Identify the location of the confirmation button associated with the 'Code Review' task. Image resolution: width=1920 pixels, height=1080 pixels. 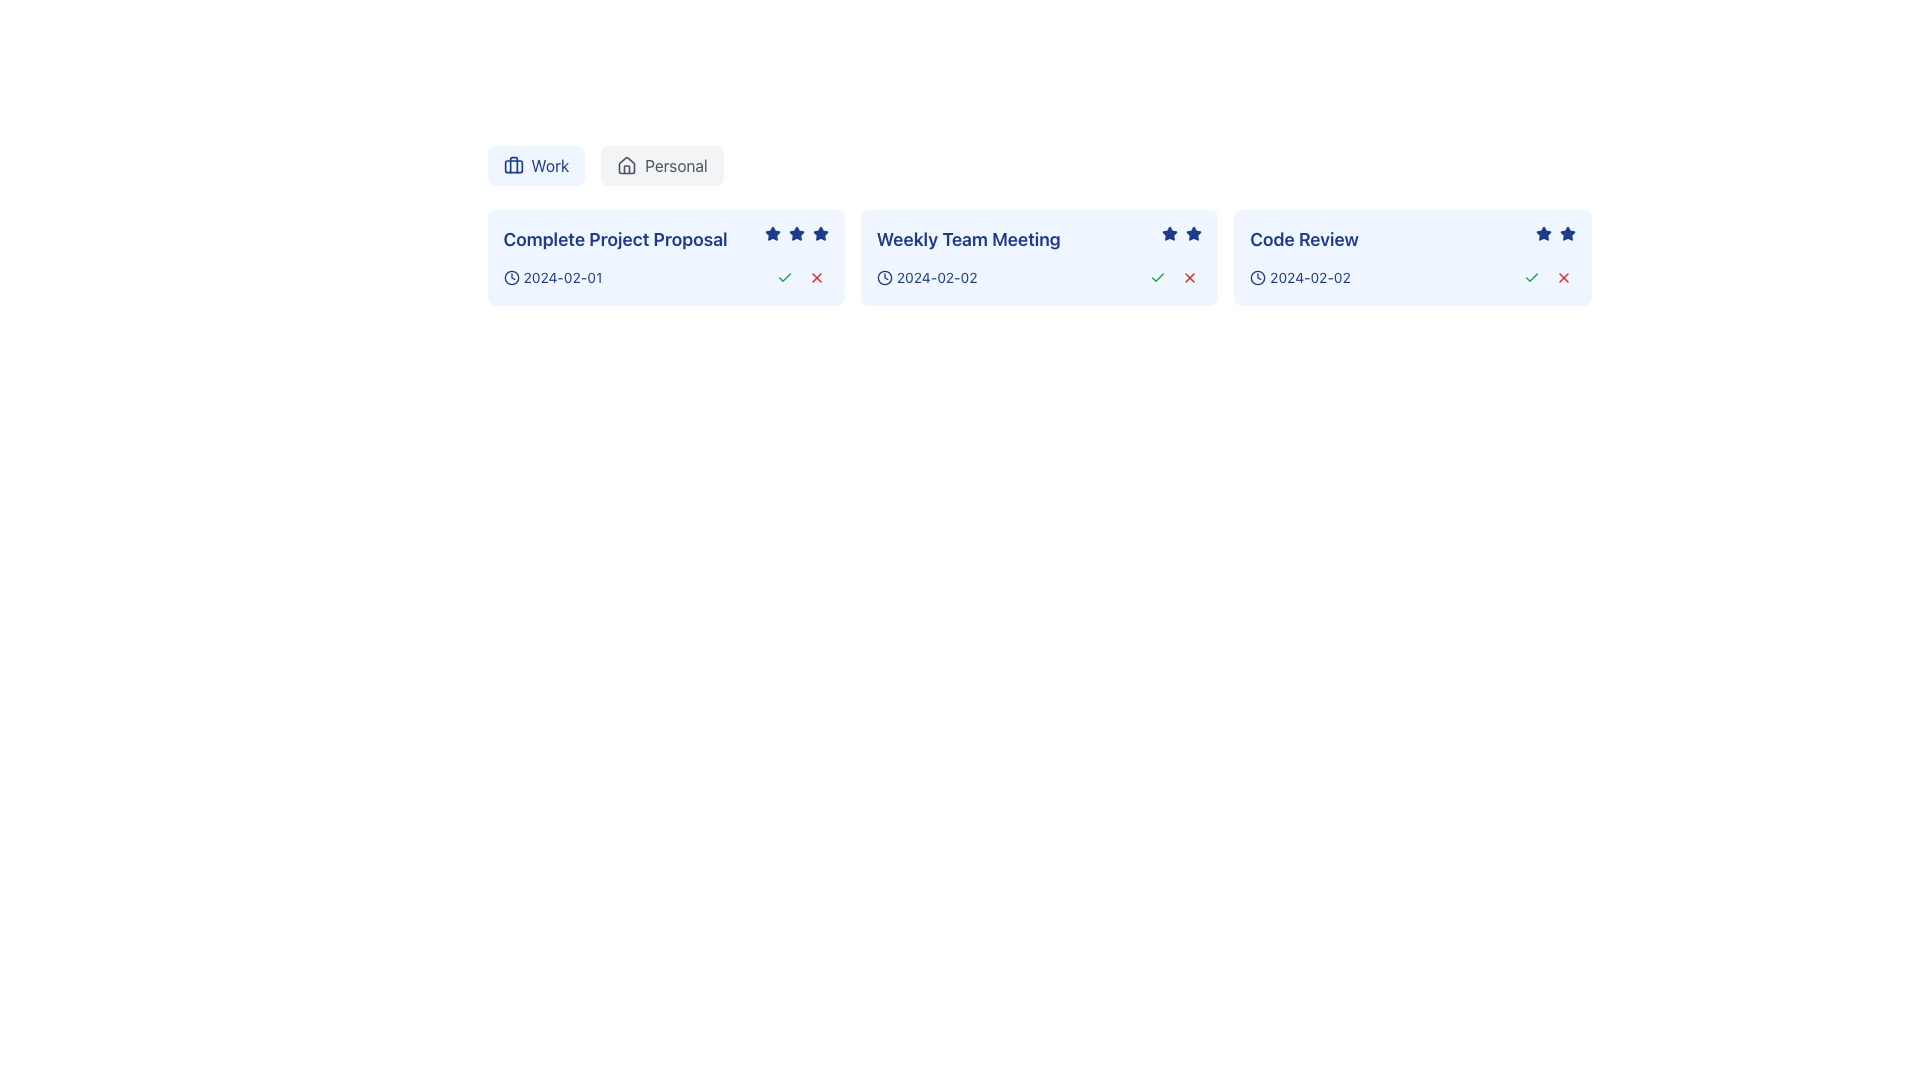
(1530, 277).